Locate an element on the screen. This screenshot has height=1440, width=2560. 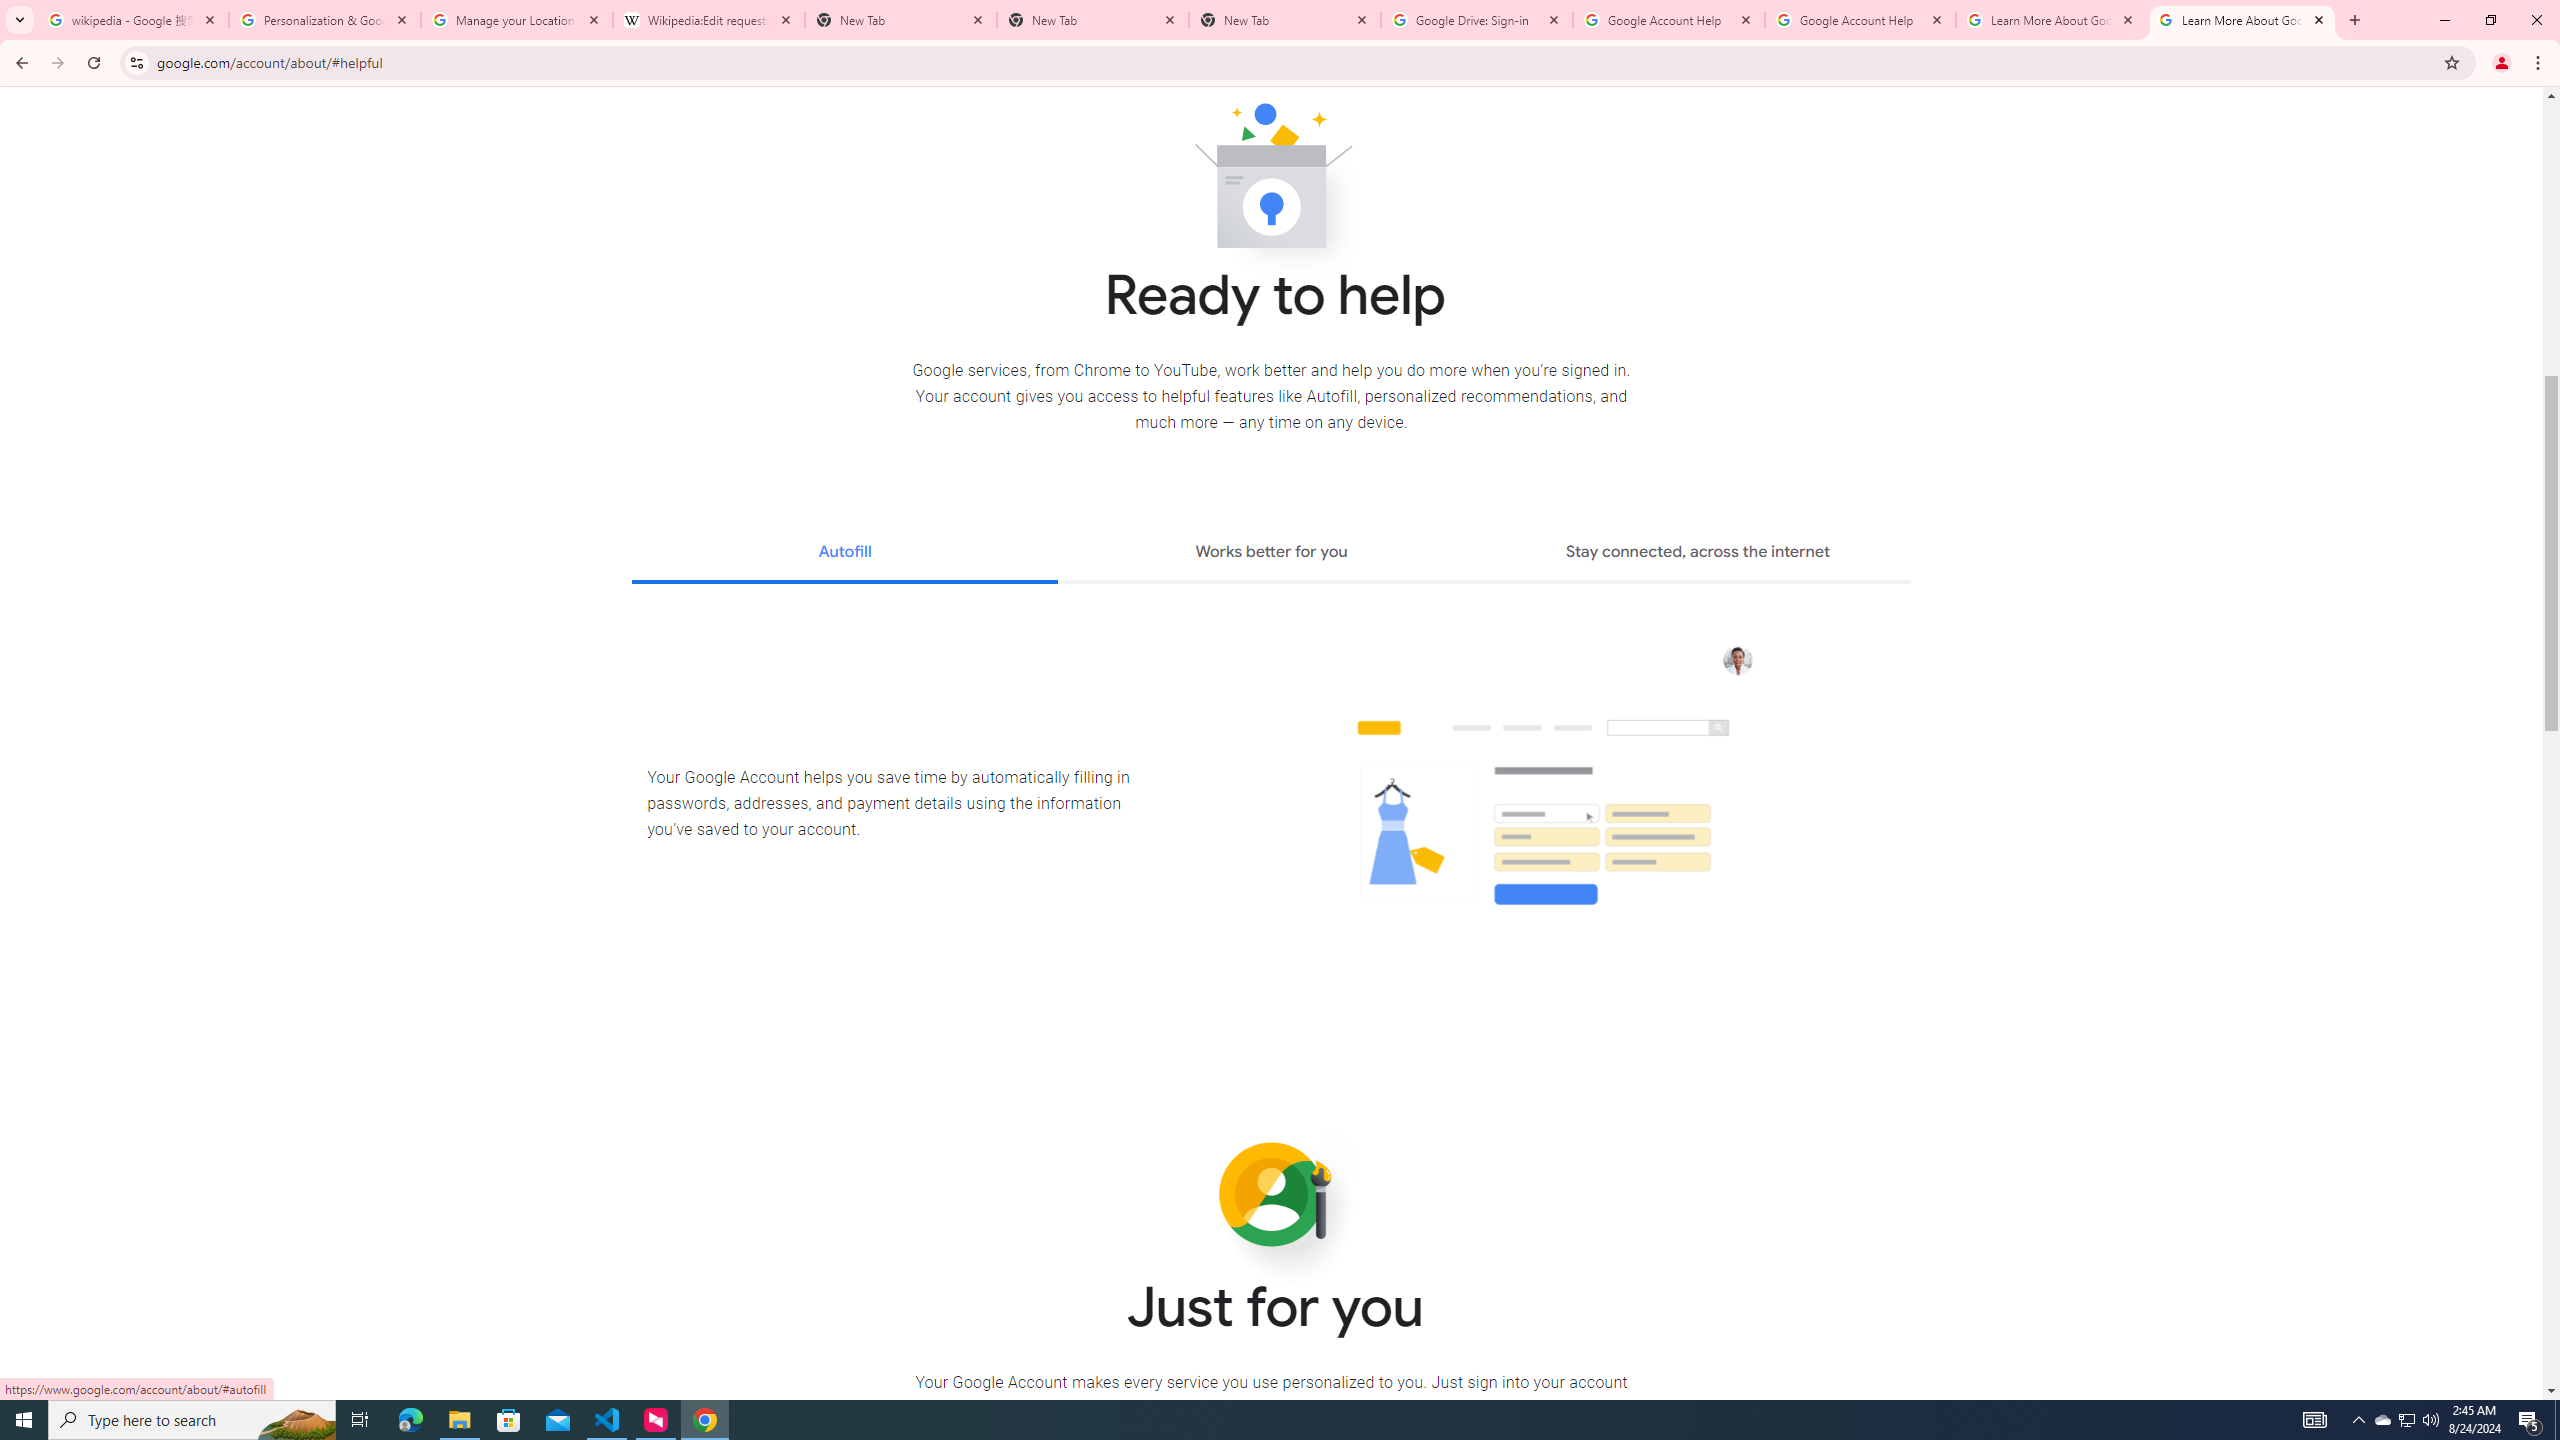
'Google Drive: Sign-in' is located at coordinates (1476, 19).